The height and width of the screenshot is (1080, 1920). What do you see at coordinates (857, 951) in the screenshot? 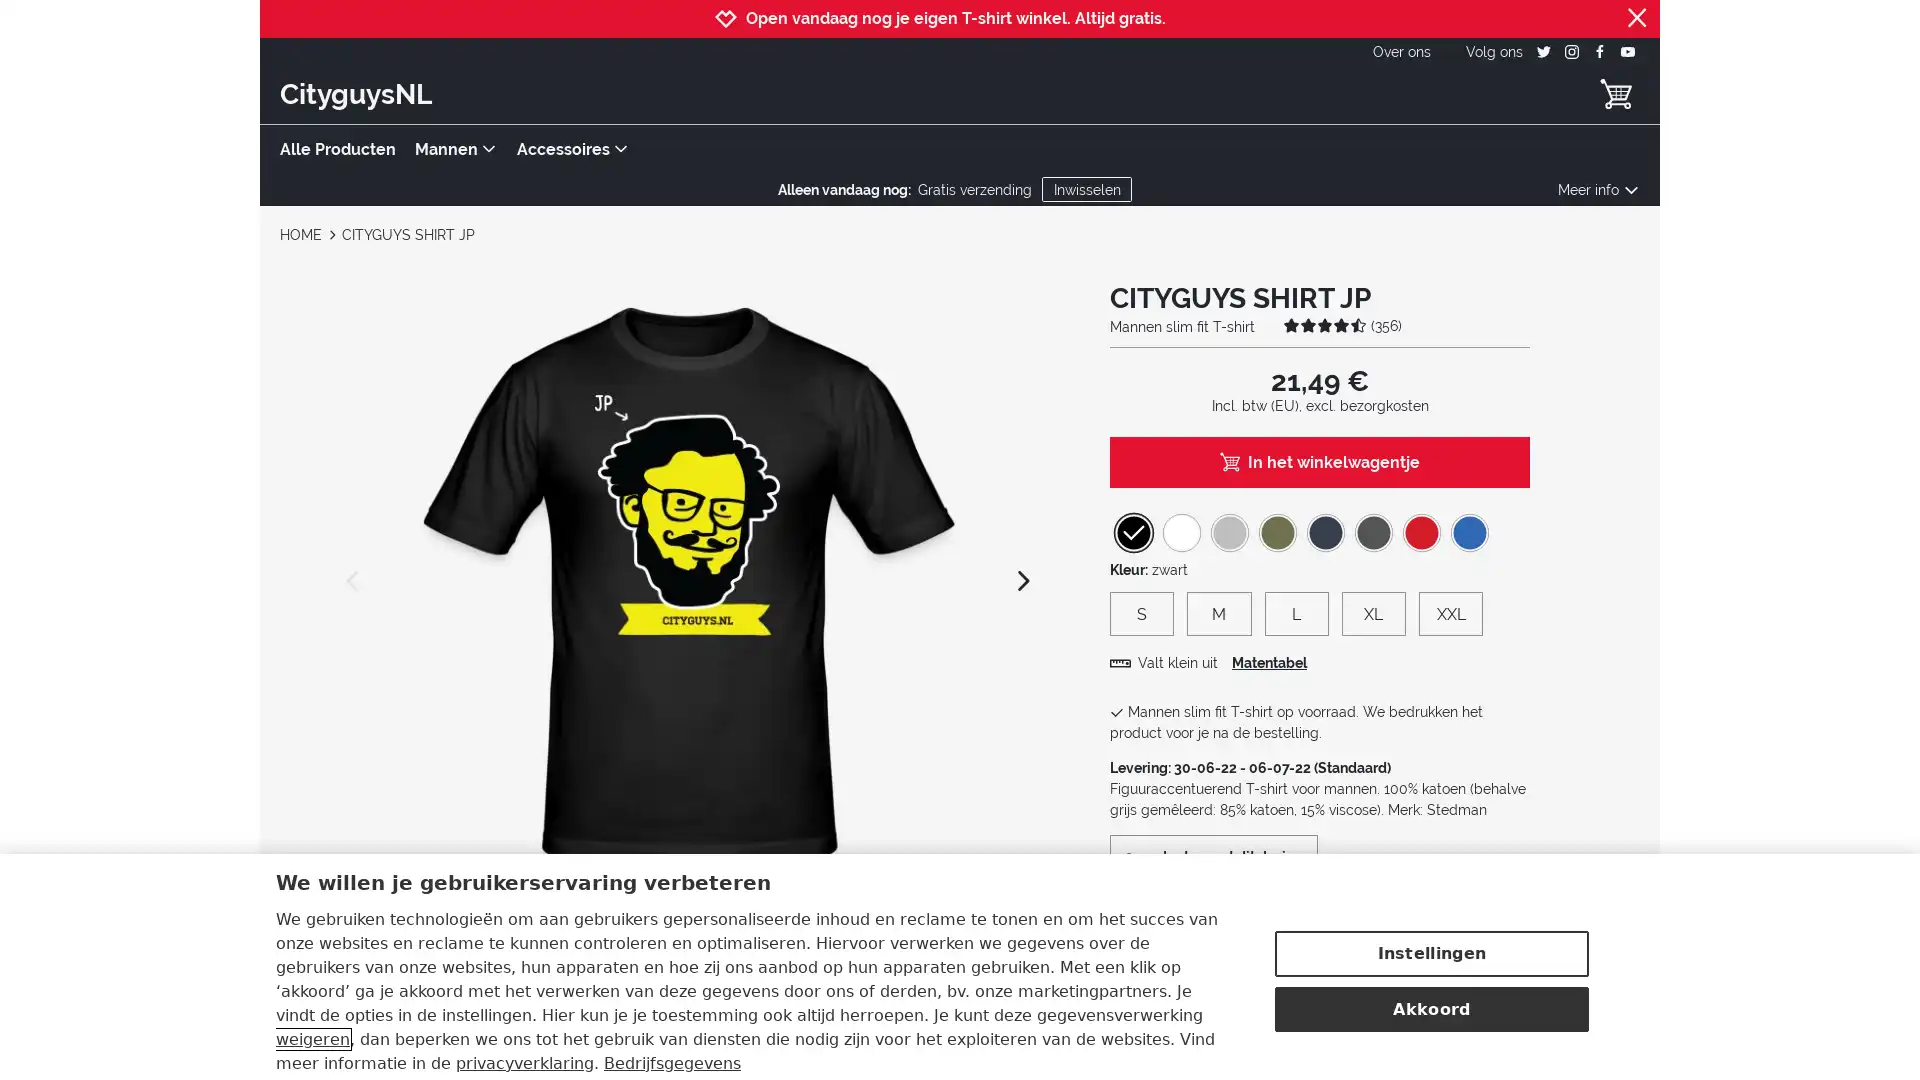
I see `CITYGUYS SHIRT JP view 5` at bounding box center [857, 951].